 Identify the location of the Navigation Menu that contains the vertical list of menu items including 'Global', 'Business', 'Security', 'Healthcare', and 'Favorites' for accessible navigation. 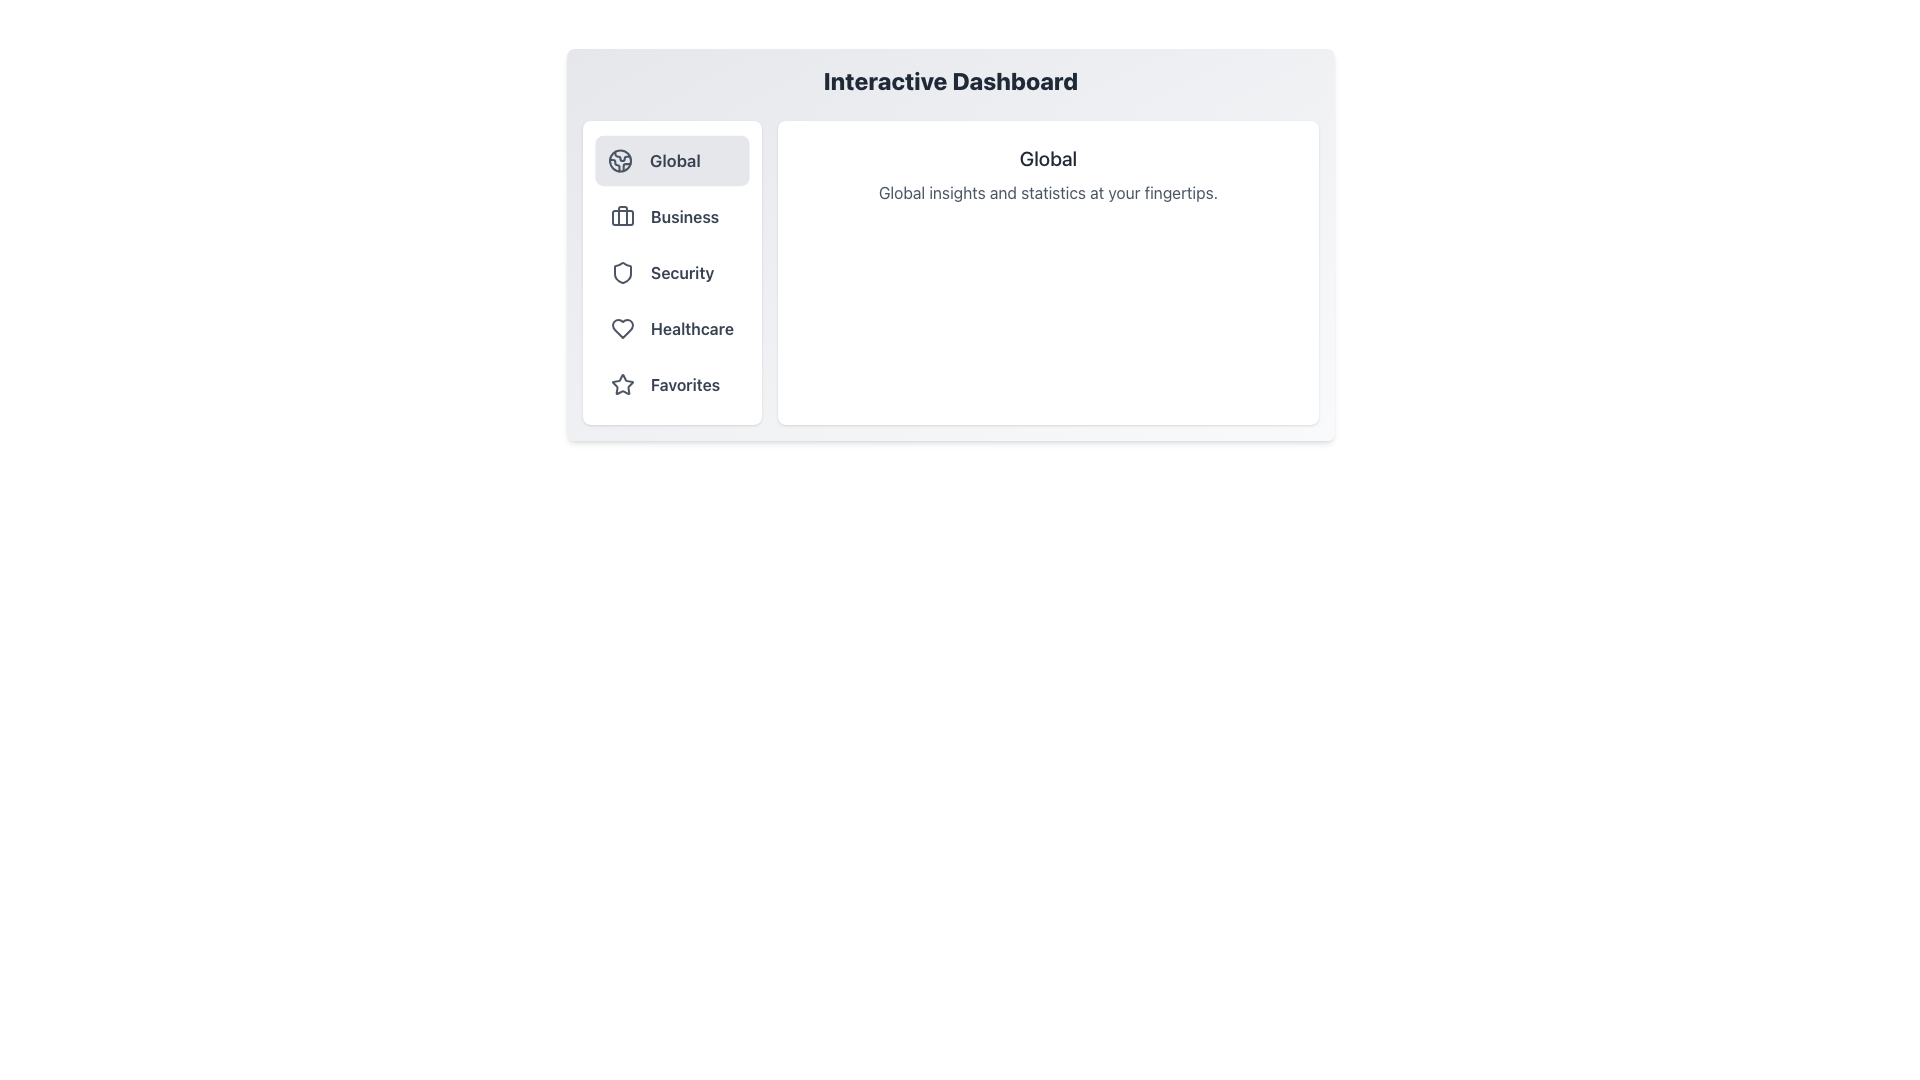
(672, 273).